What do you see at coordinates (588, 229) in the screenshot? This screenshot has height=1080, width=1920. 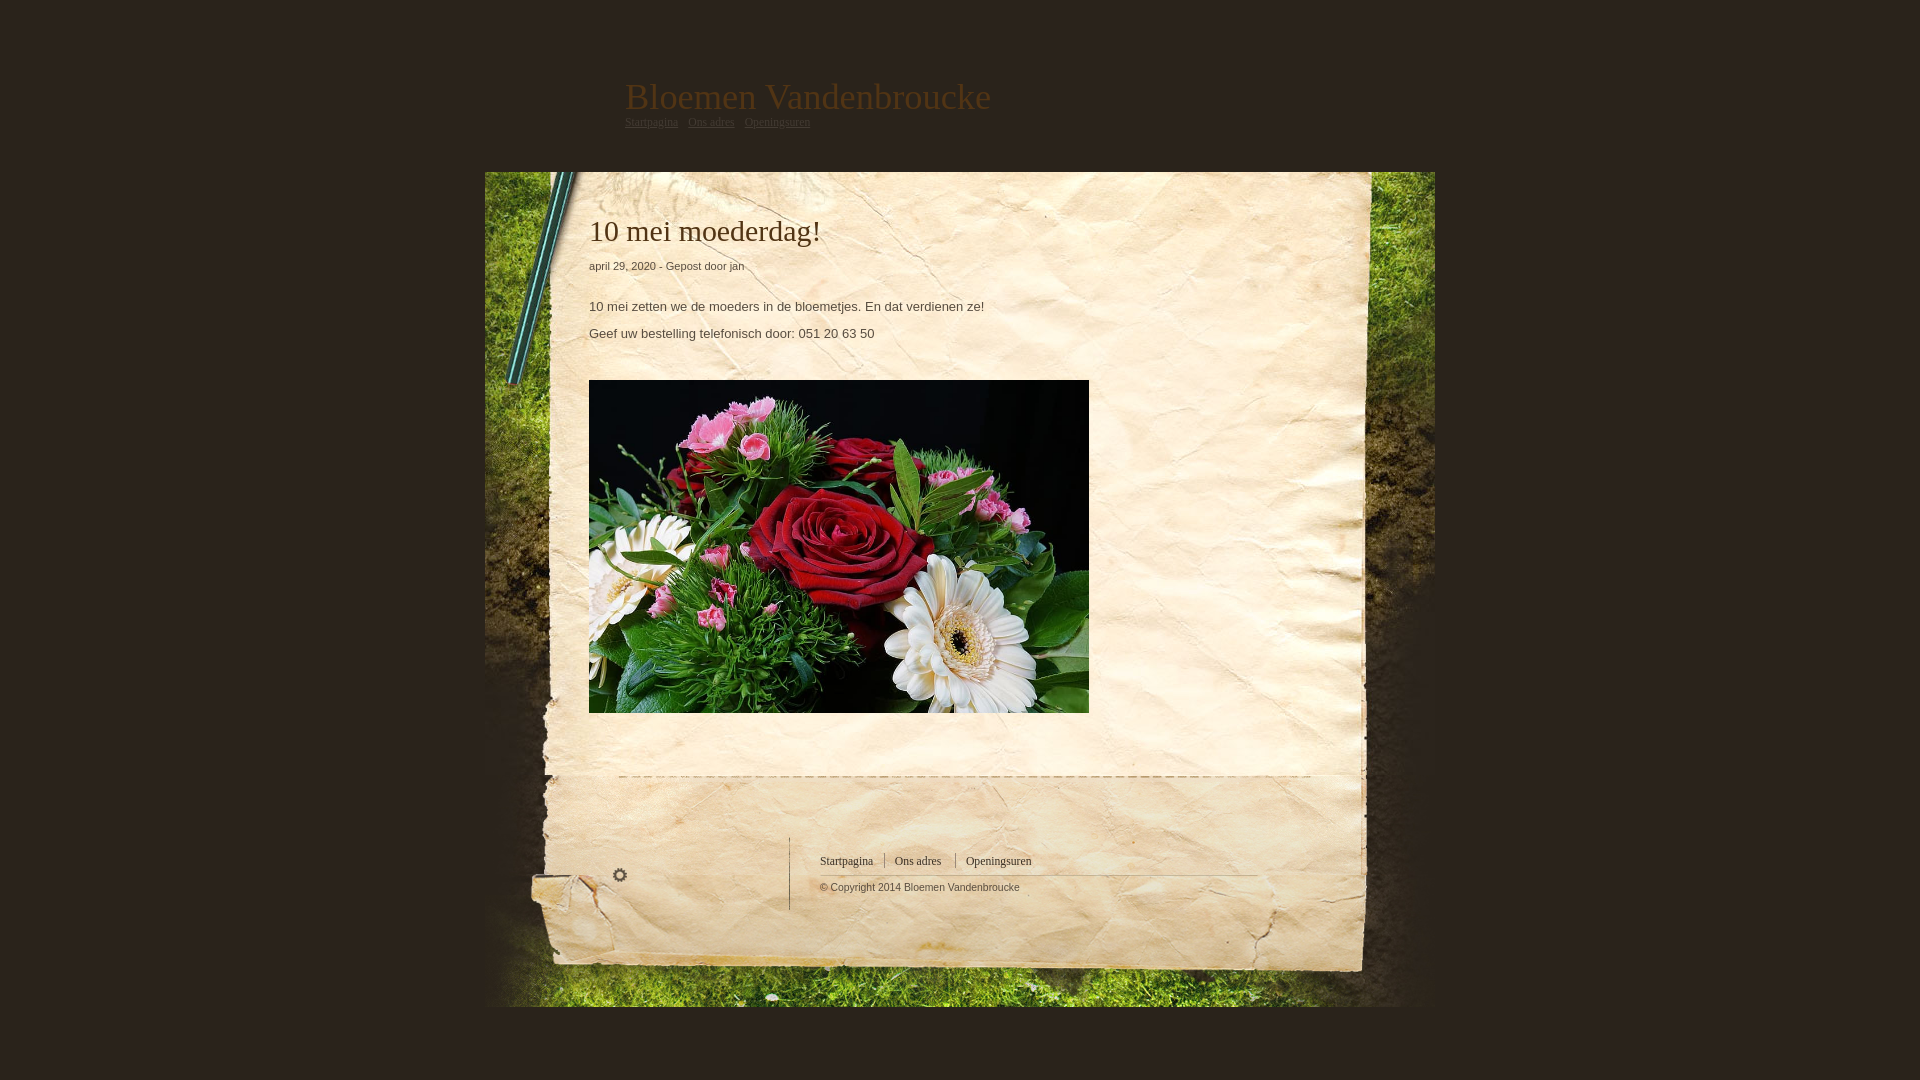 I see `'10 mei moederdag!'` at bounding box center [588, 229].